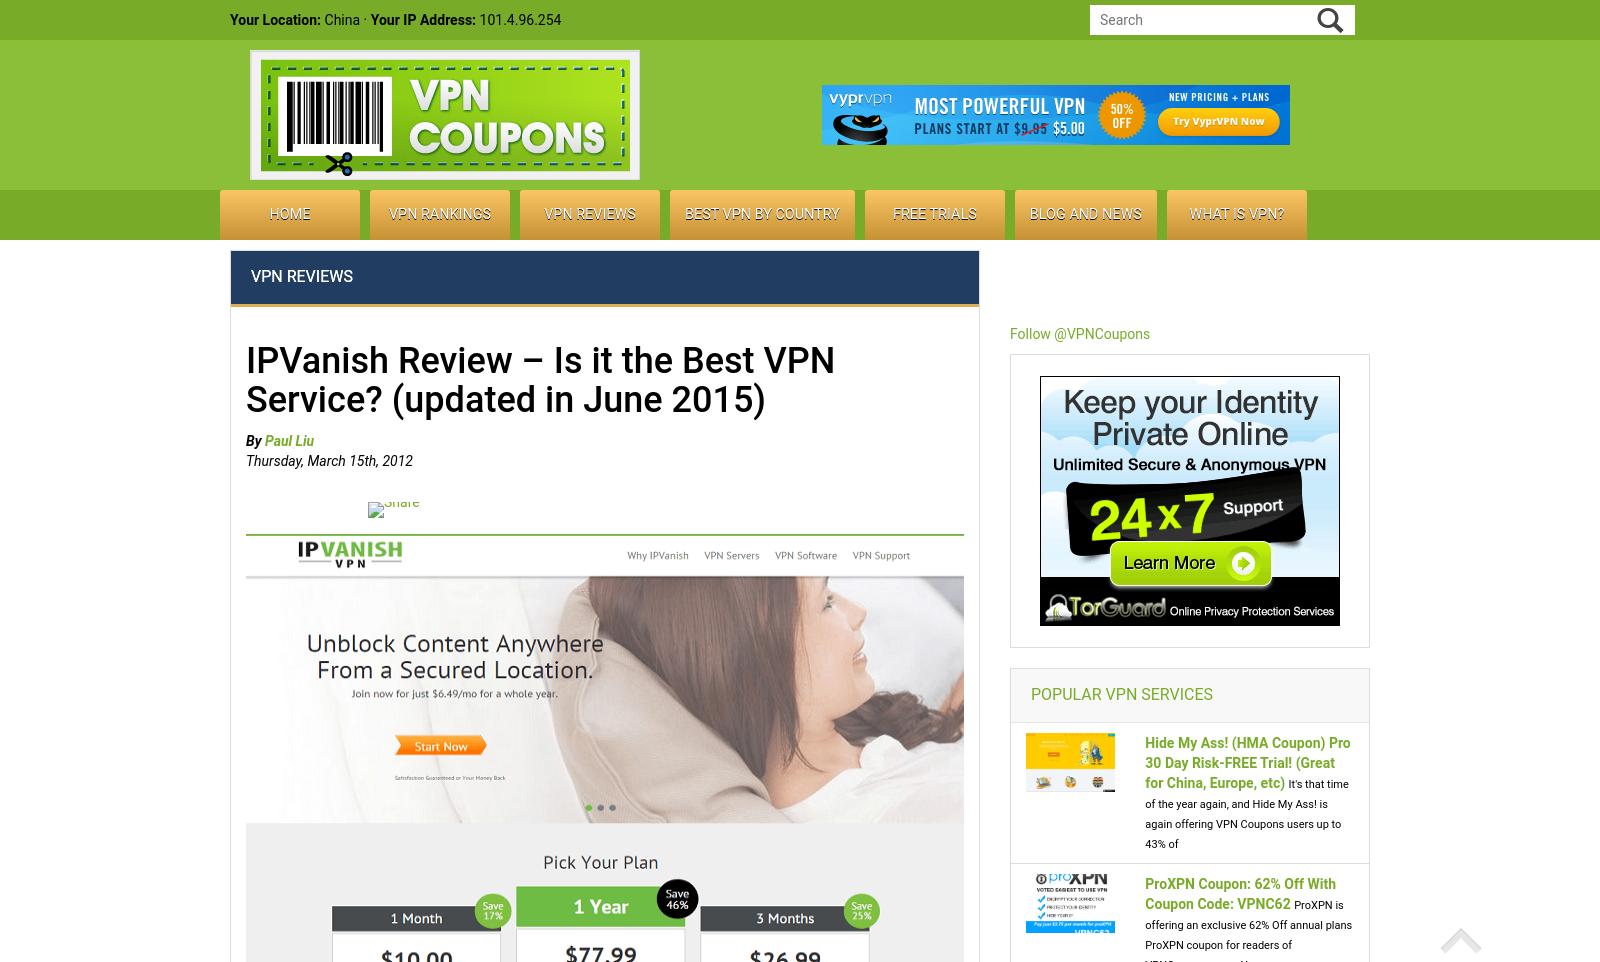 The width and height of the screenshot is (1600, 962). What do you see at coordinates (438, 213) in the screenshot?
I see `'VPN Rankings'` at bounding box center [438, 213].